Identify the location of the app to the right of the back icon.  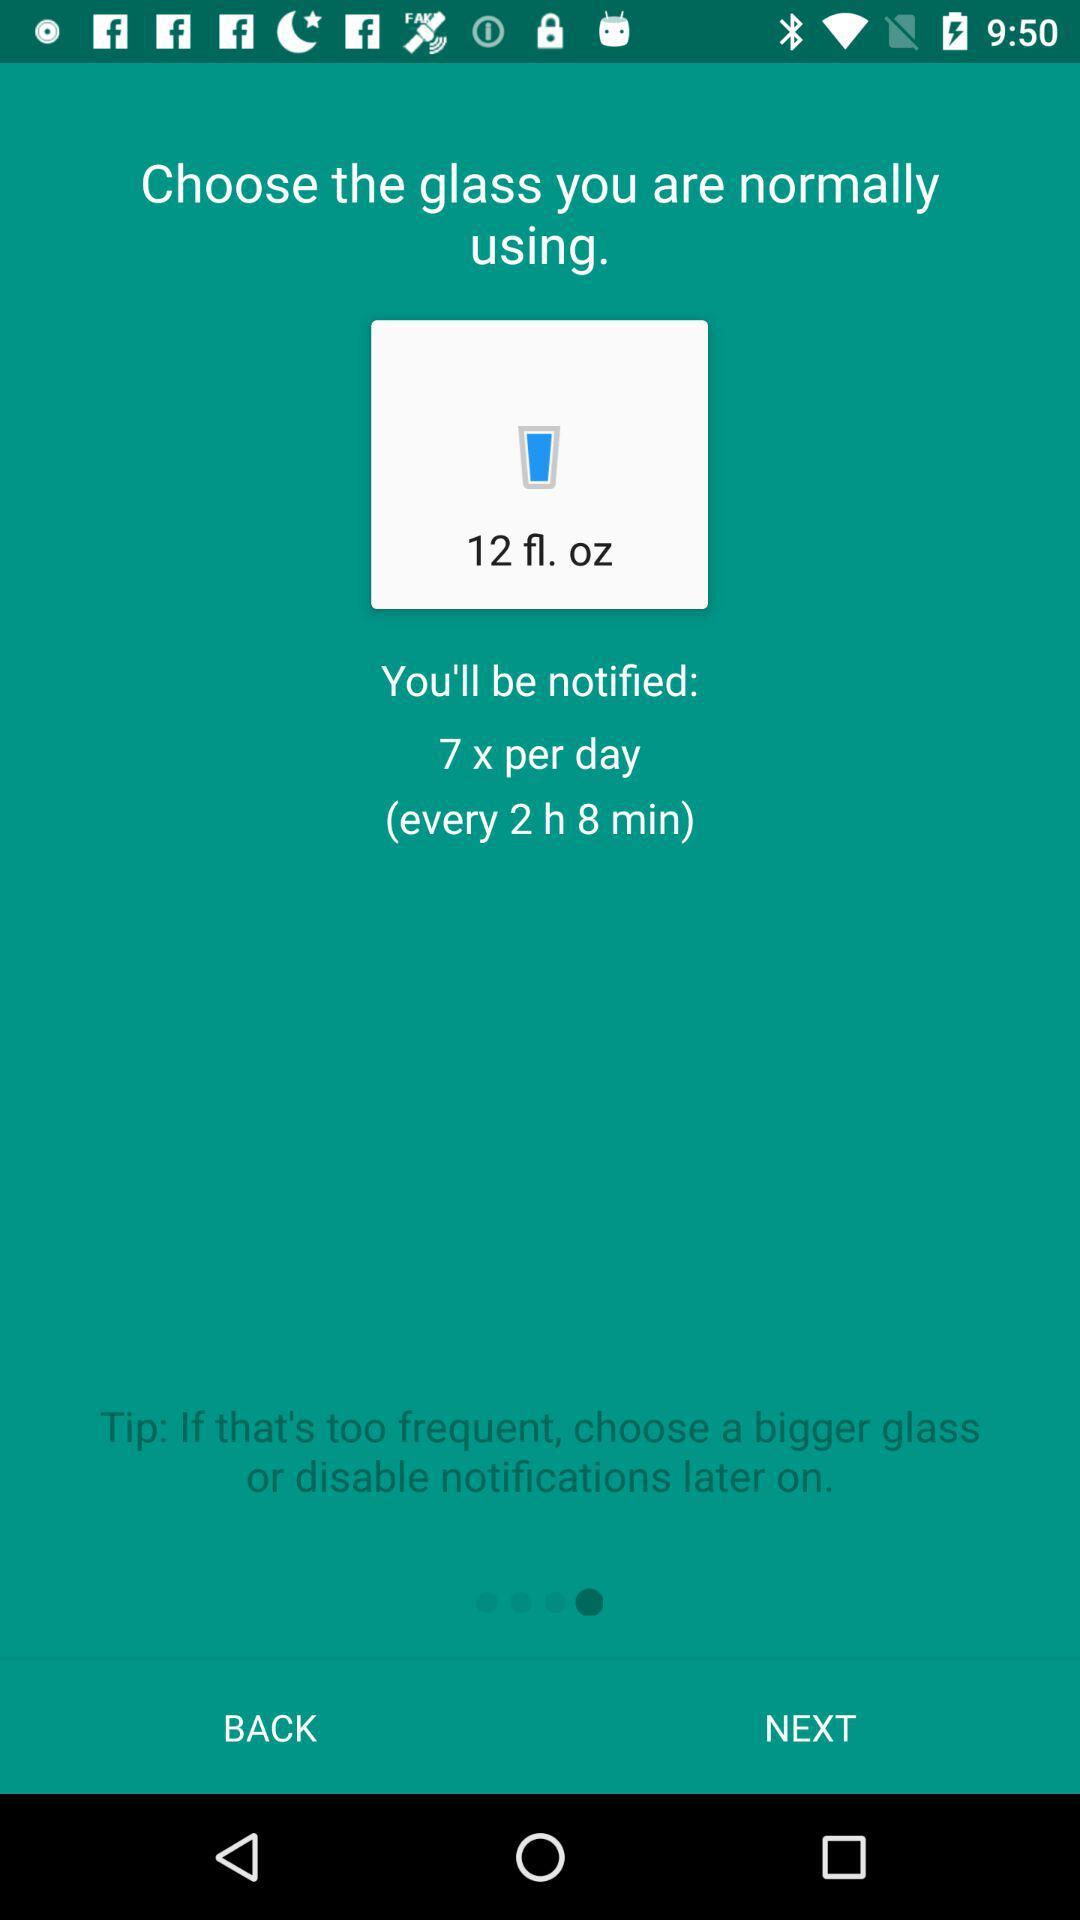
(810, 1726).